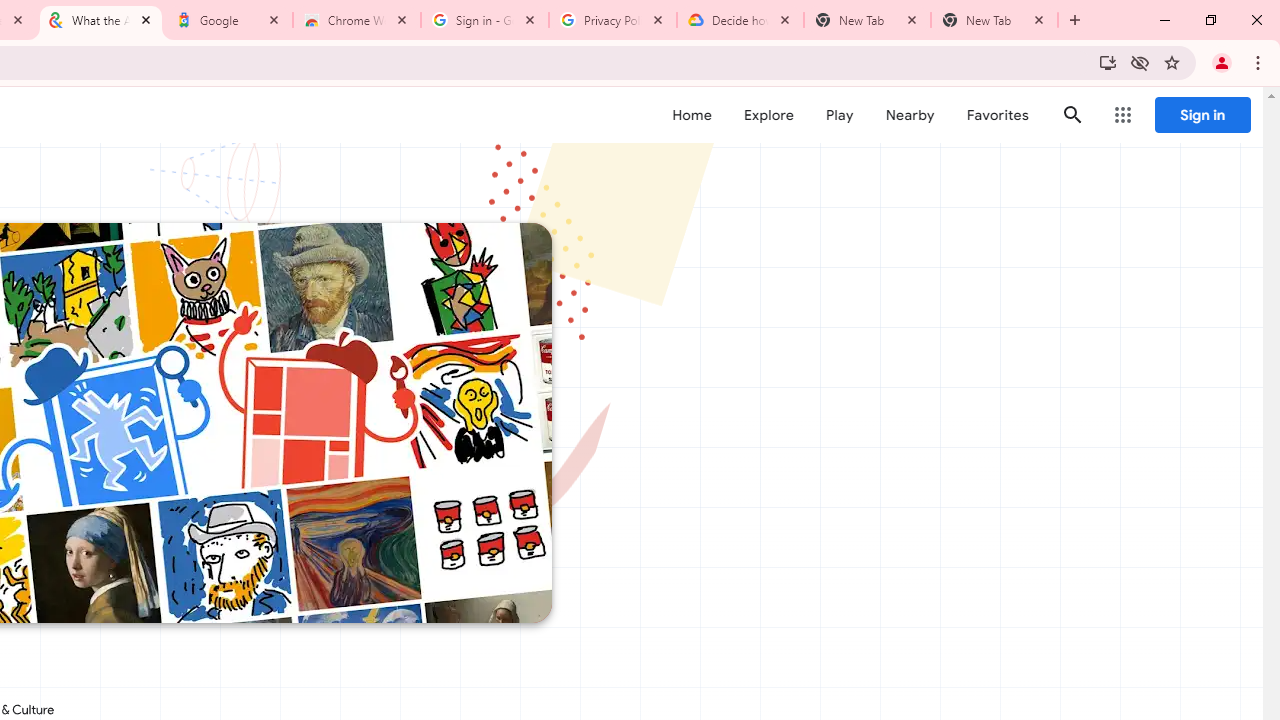 The image size is (1280, 720). What do you see at coordinates (485, 20) in the screenshot?
I see `'Sign in - Google Accounts'` at bounding box center [485, 20].